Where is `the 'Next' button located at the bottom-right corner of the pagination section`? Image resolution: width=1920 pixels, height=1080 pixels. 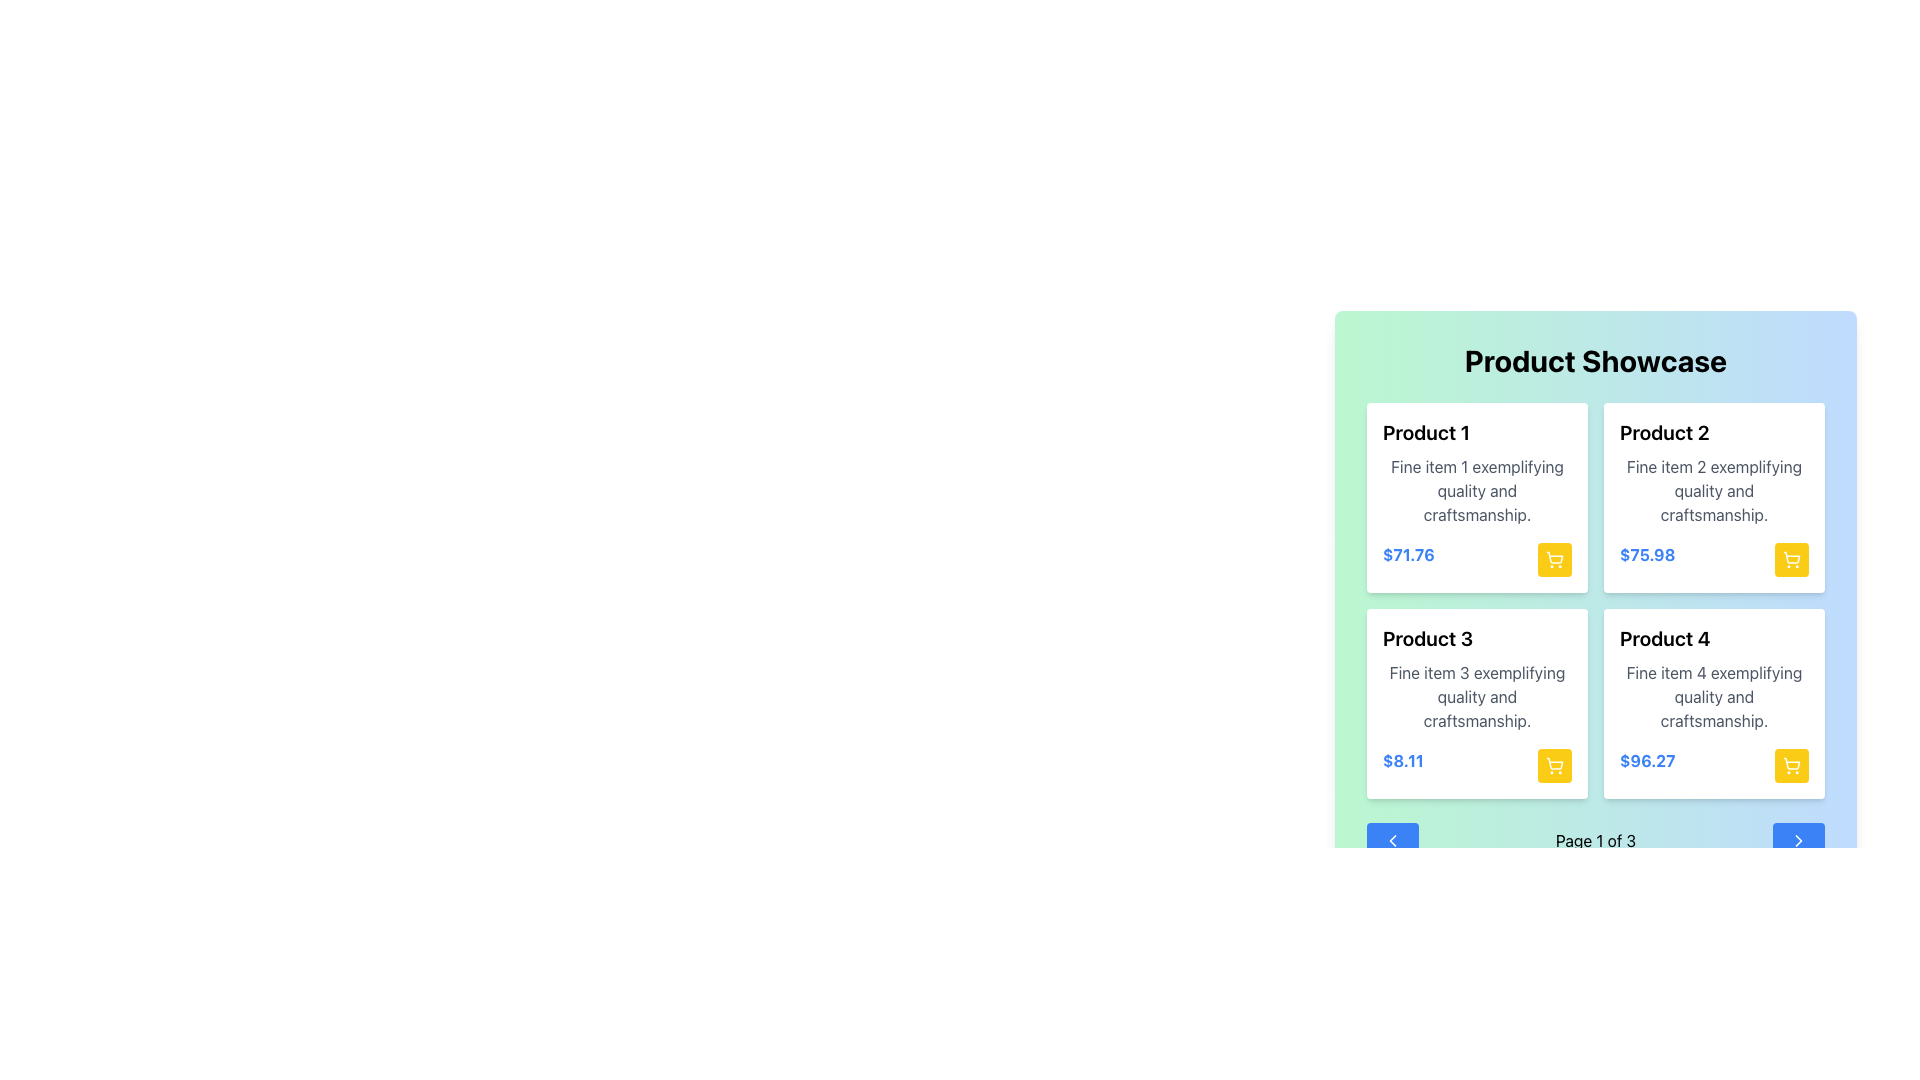
the 'Next' button located at the bottom-right corner of the pagination section is located at coordinates (1799, 840).